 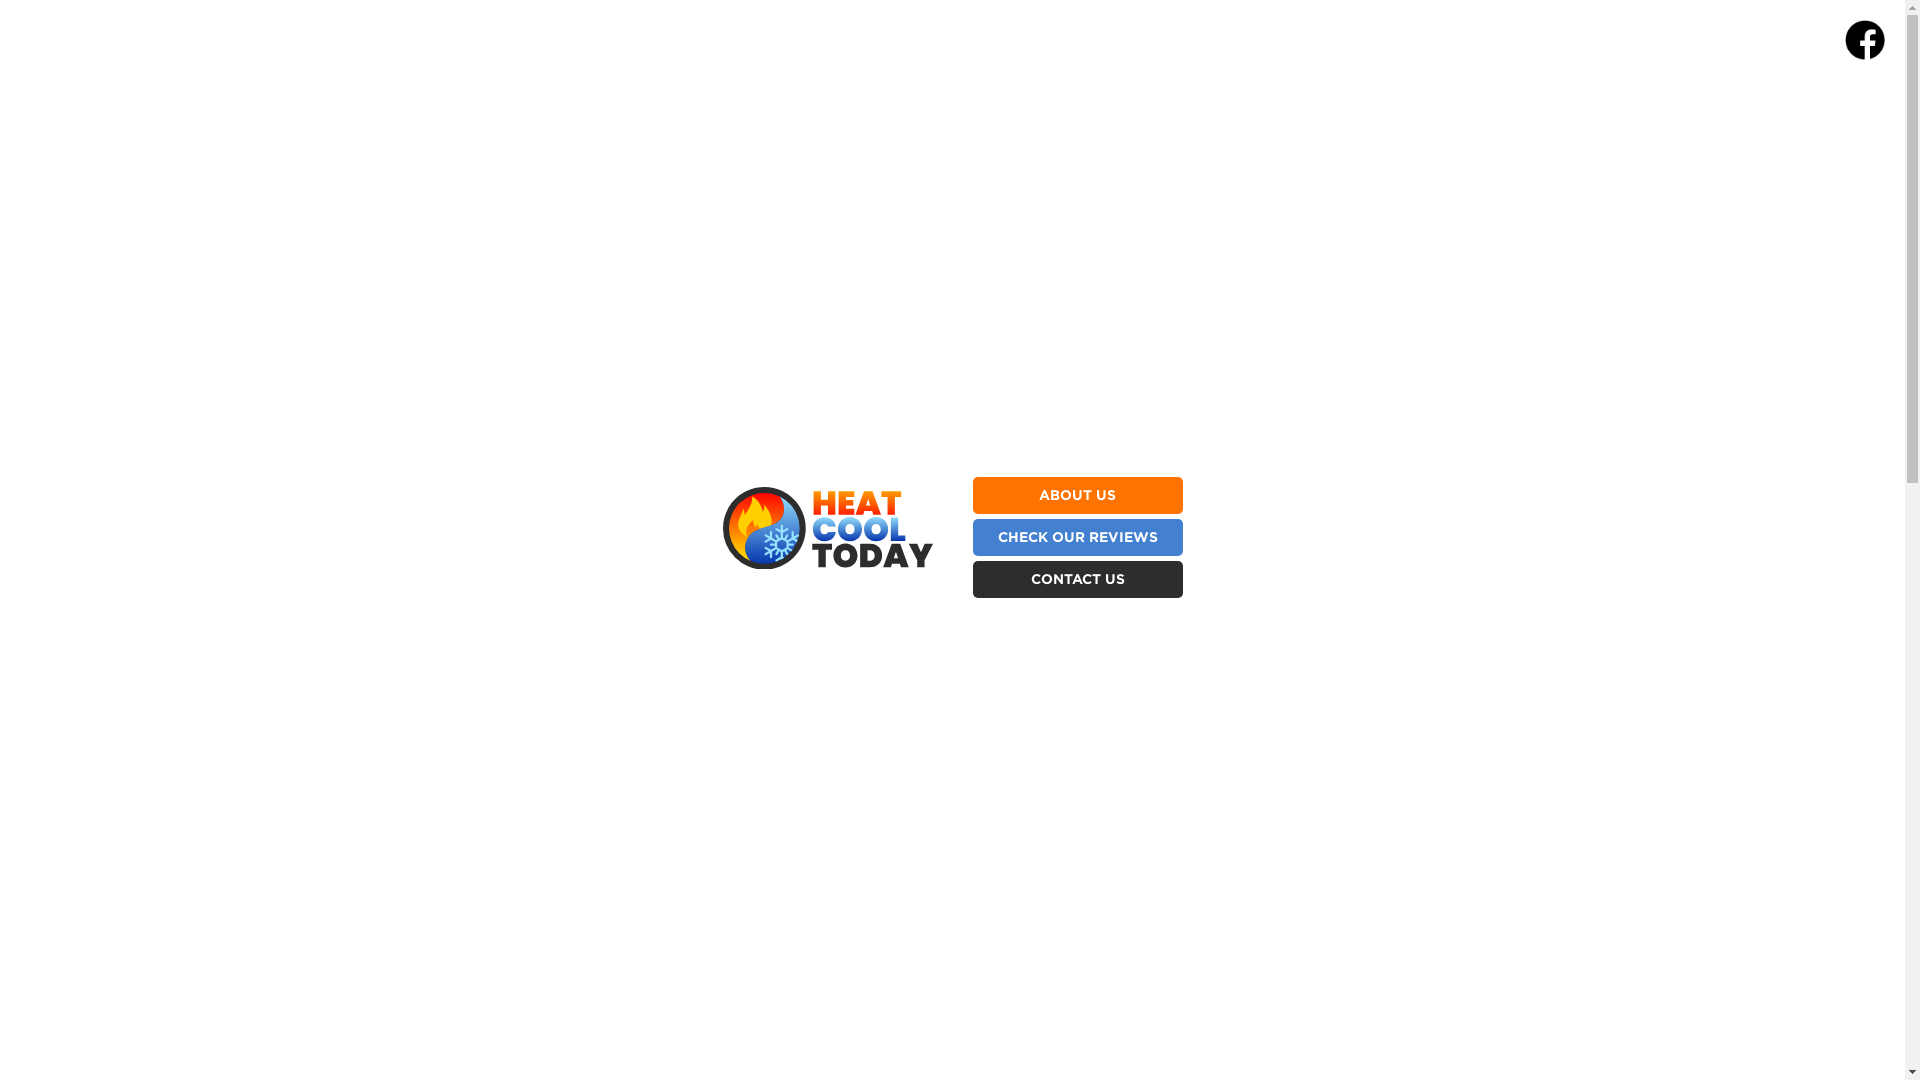 I want to click on 'CONTACT US', so click(x=1030, y=578).